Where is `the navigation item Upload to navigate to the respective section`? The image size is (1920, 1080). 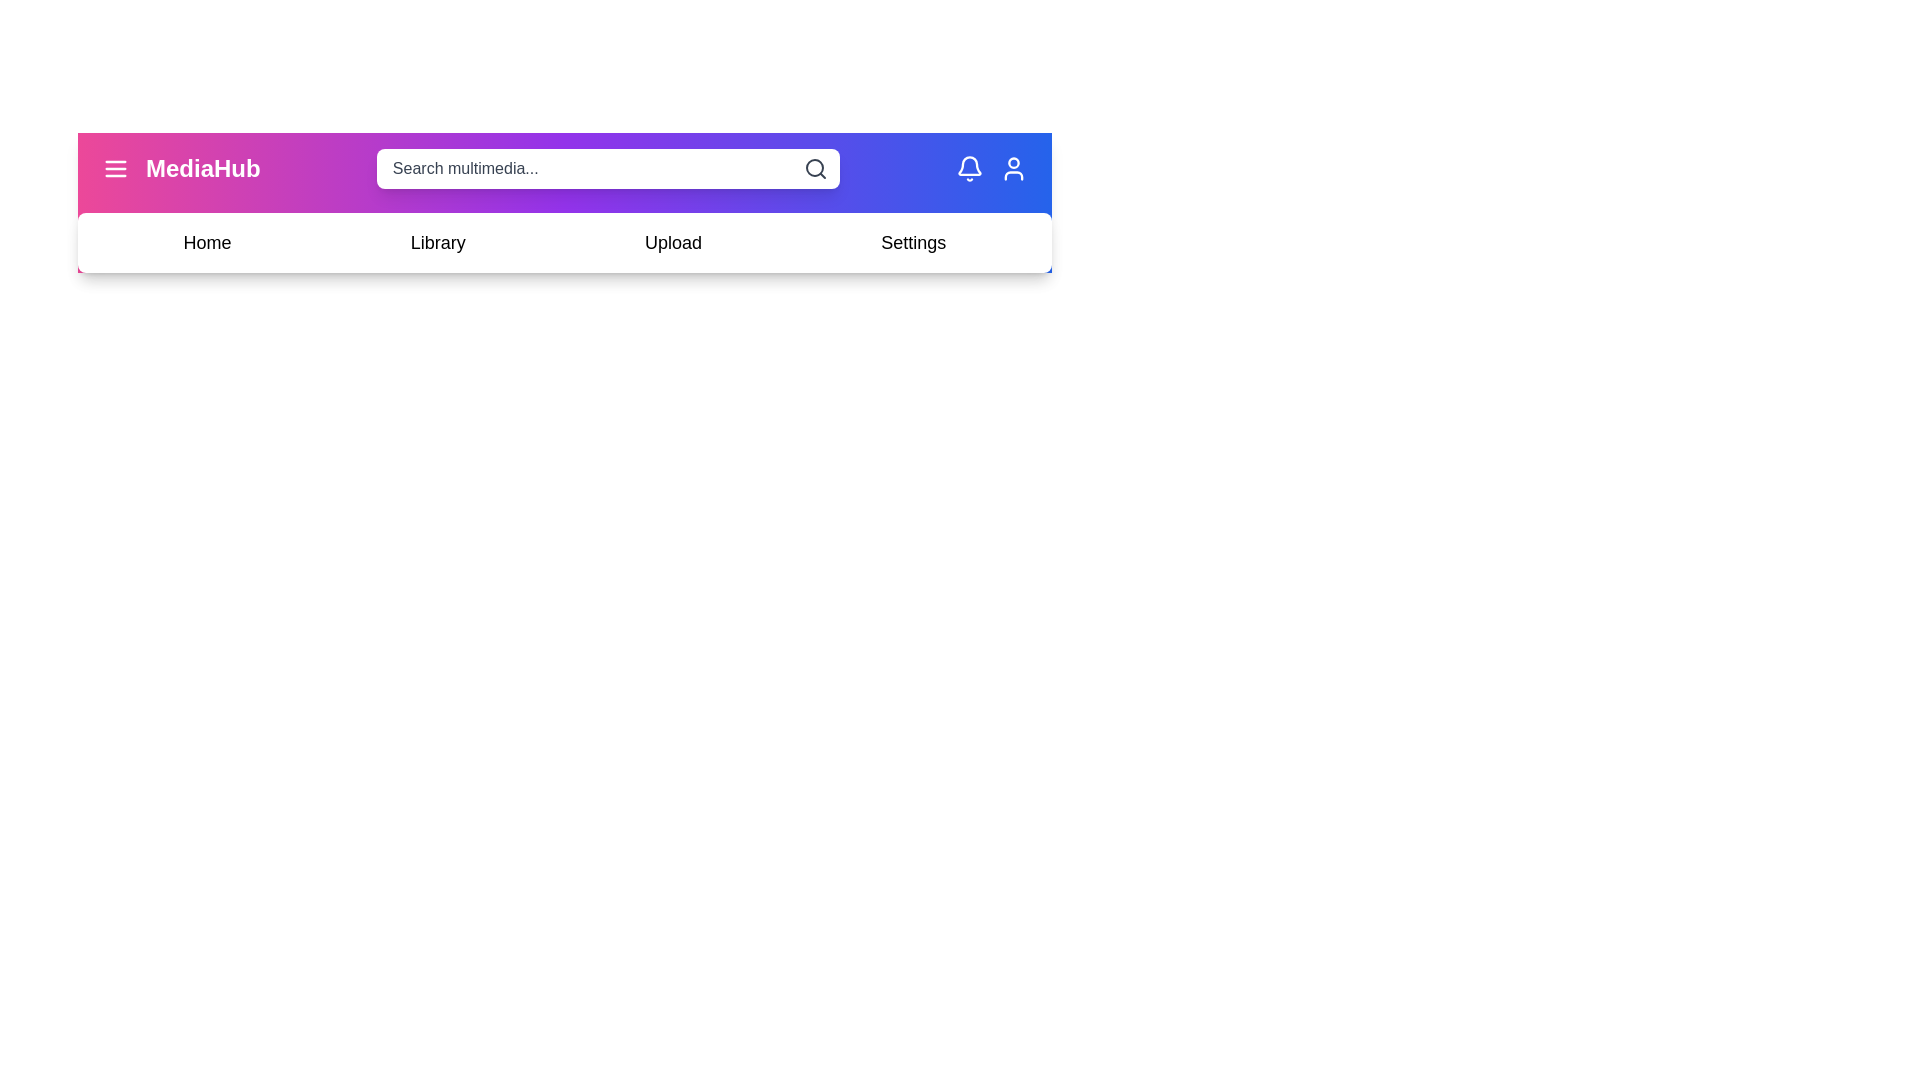 the navigation item Upload to navigate to the respective section is located at coordinates (672, 242).